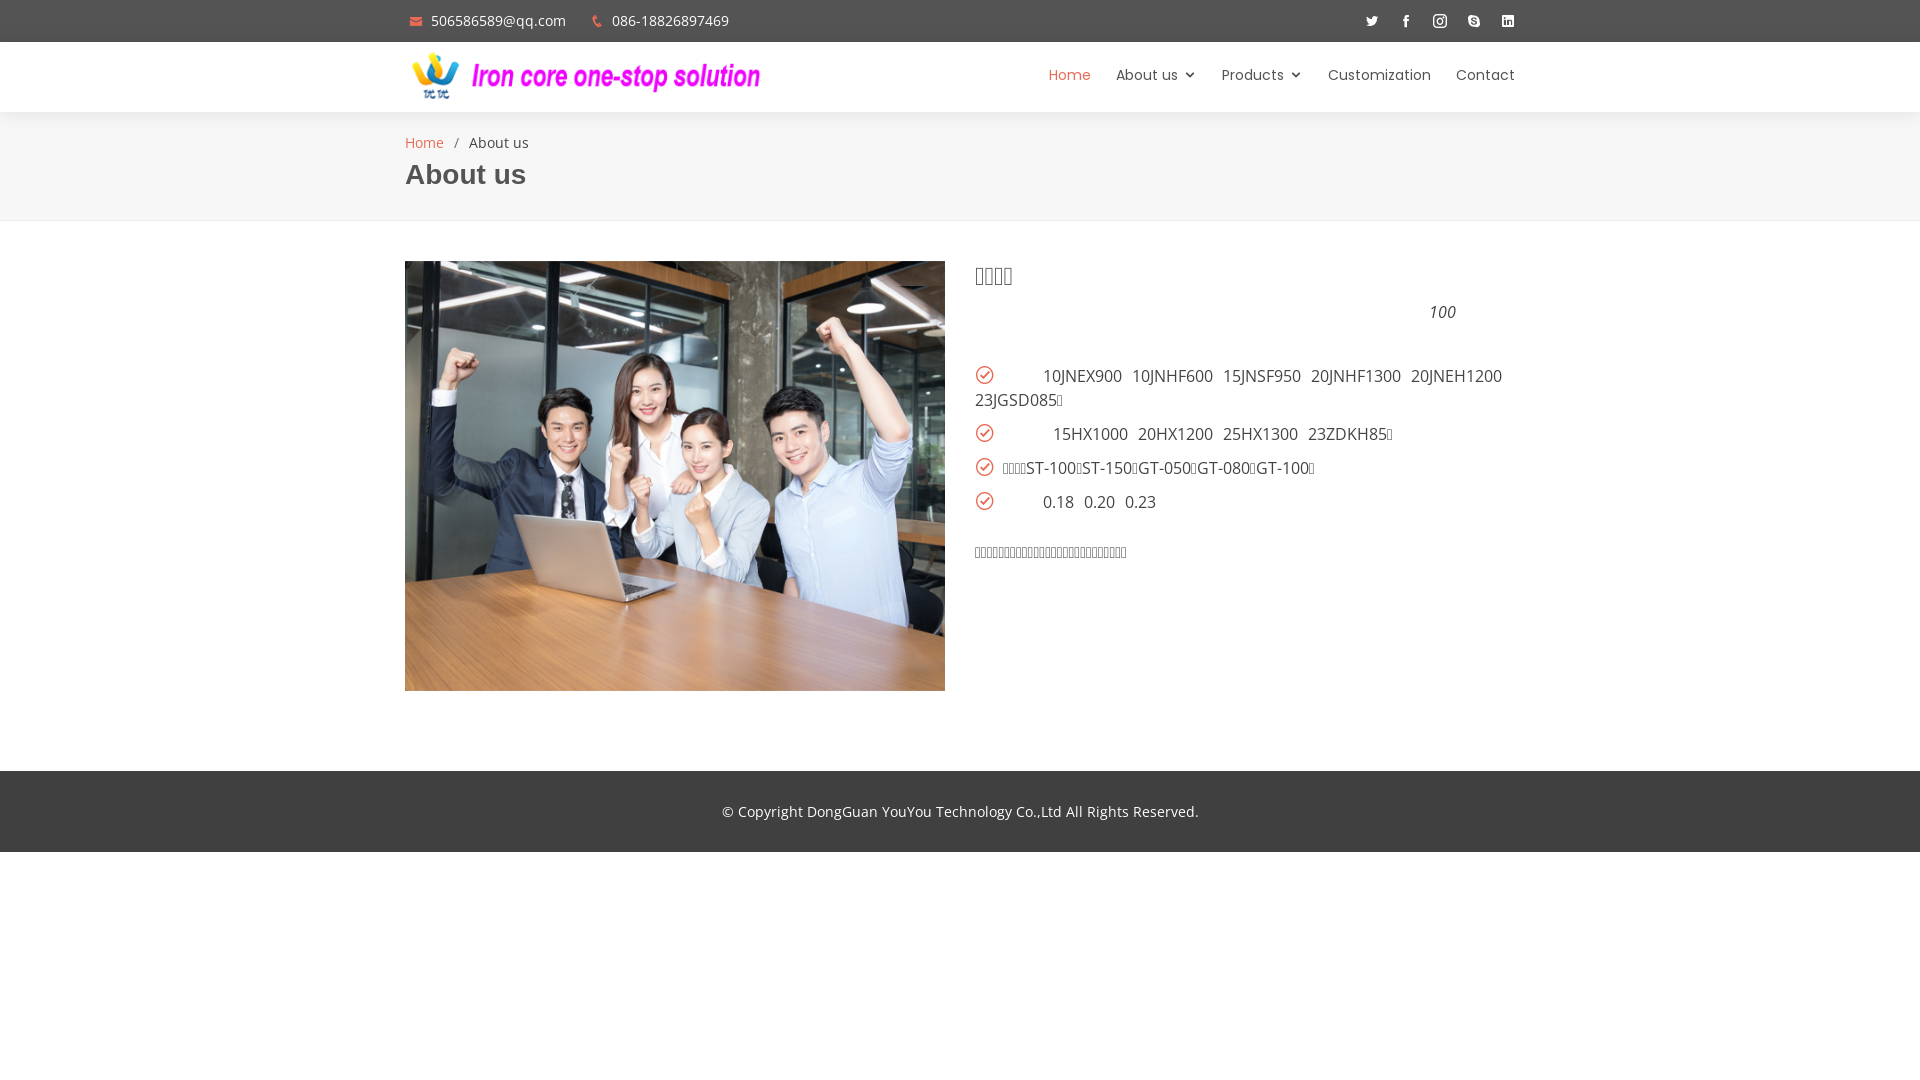 The width and height of the screenshot is (1920, 1080). I want to click on 'Products', so click(1248, 75).